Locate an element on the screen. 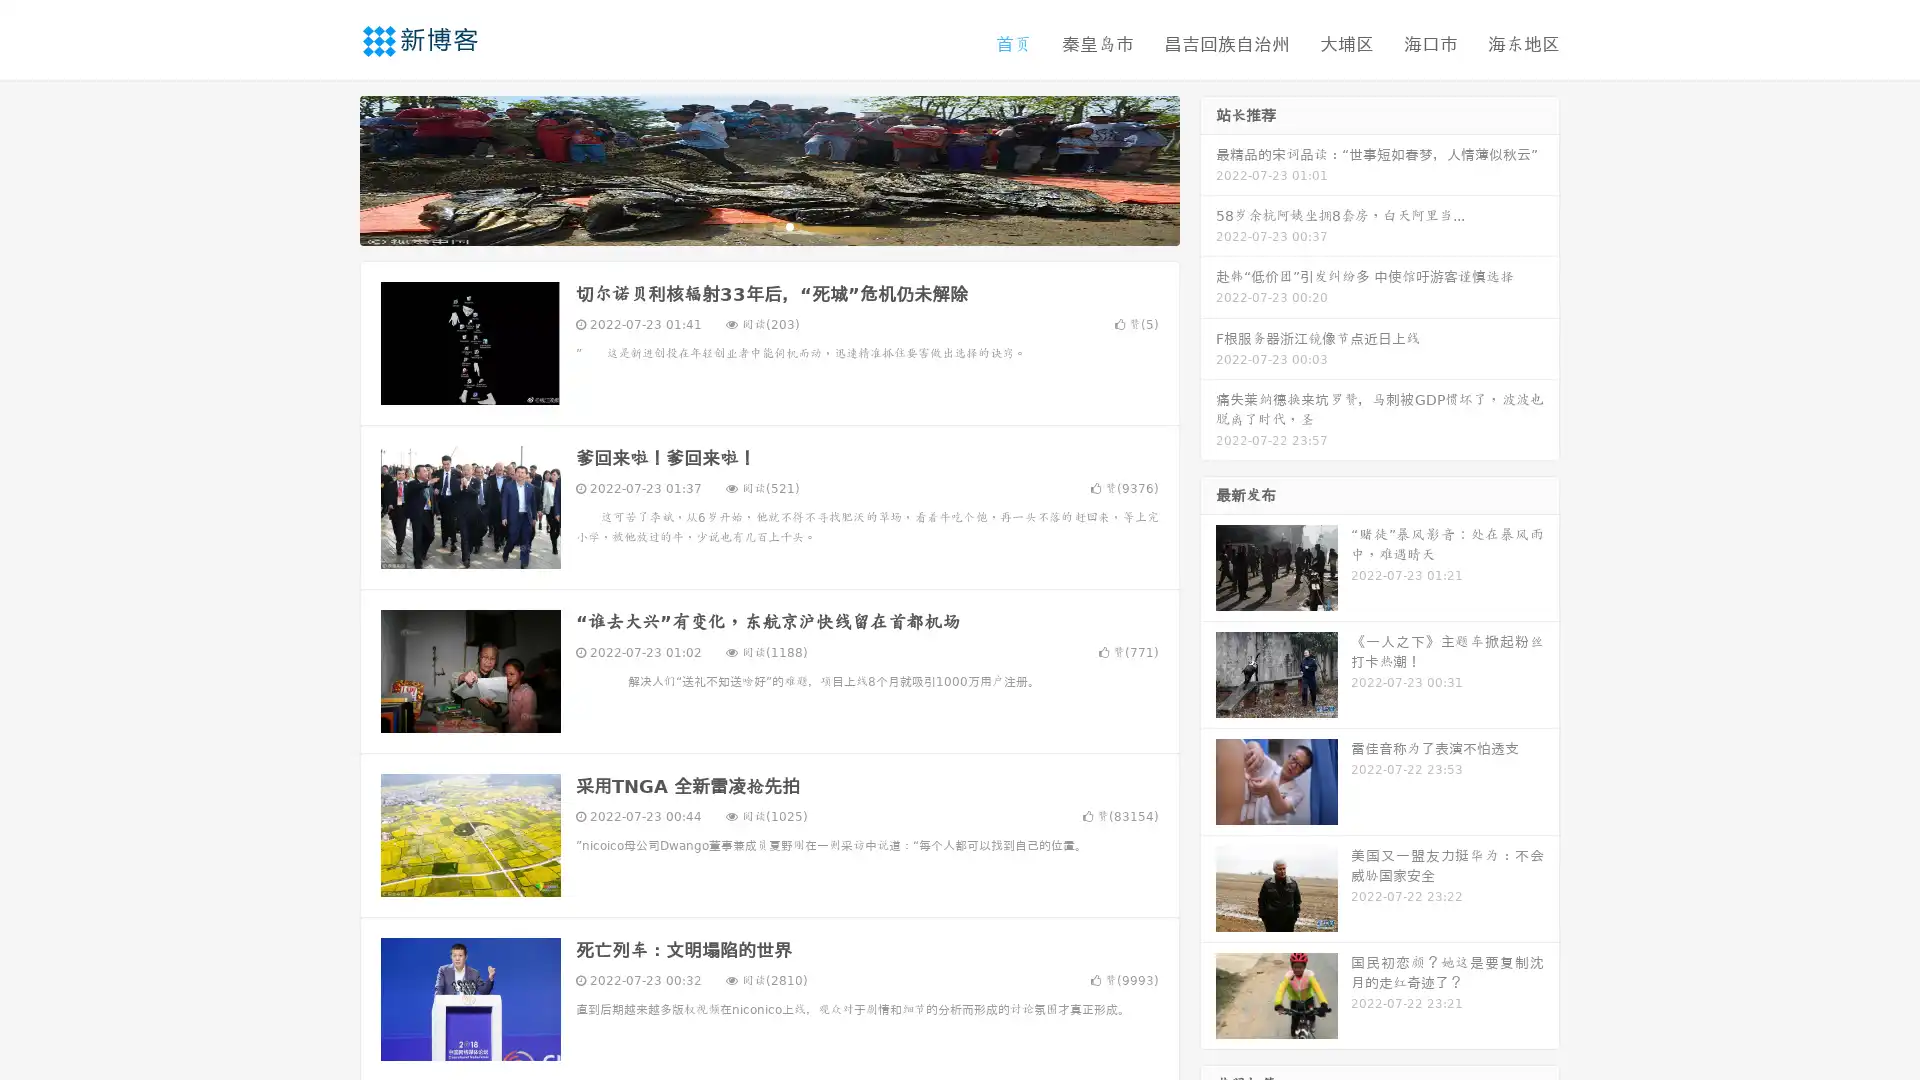  Previous slide is located at coordinates (330, 168).